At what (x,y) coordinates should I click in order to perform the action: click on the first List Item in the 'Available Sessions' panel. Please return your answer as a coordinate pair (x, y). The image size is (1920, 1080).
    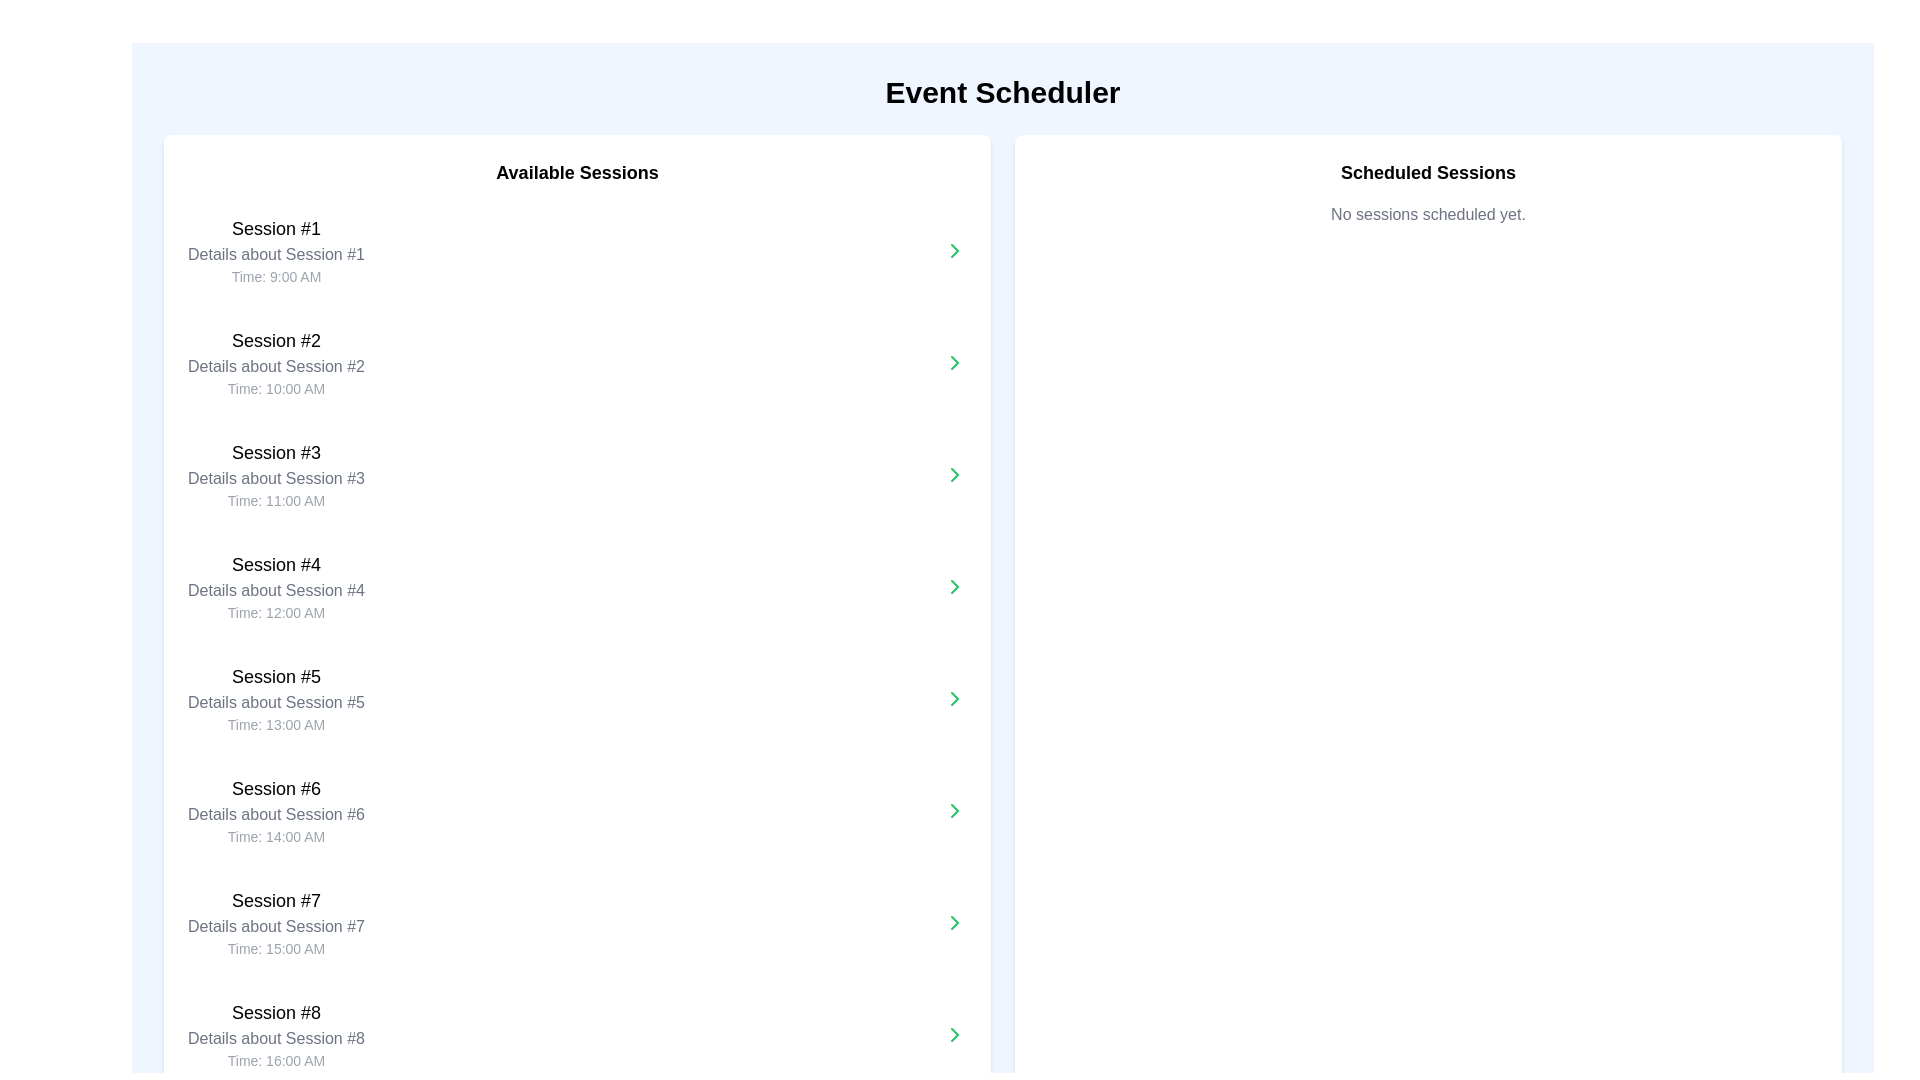
    Looking at the image, I should click on (275, 249).